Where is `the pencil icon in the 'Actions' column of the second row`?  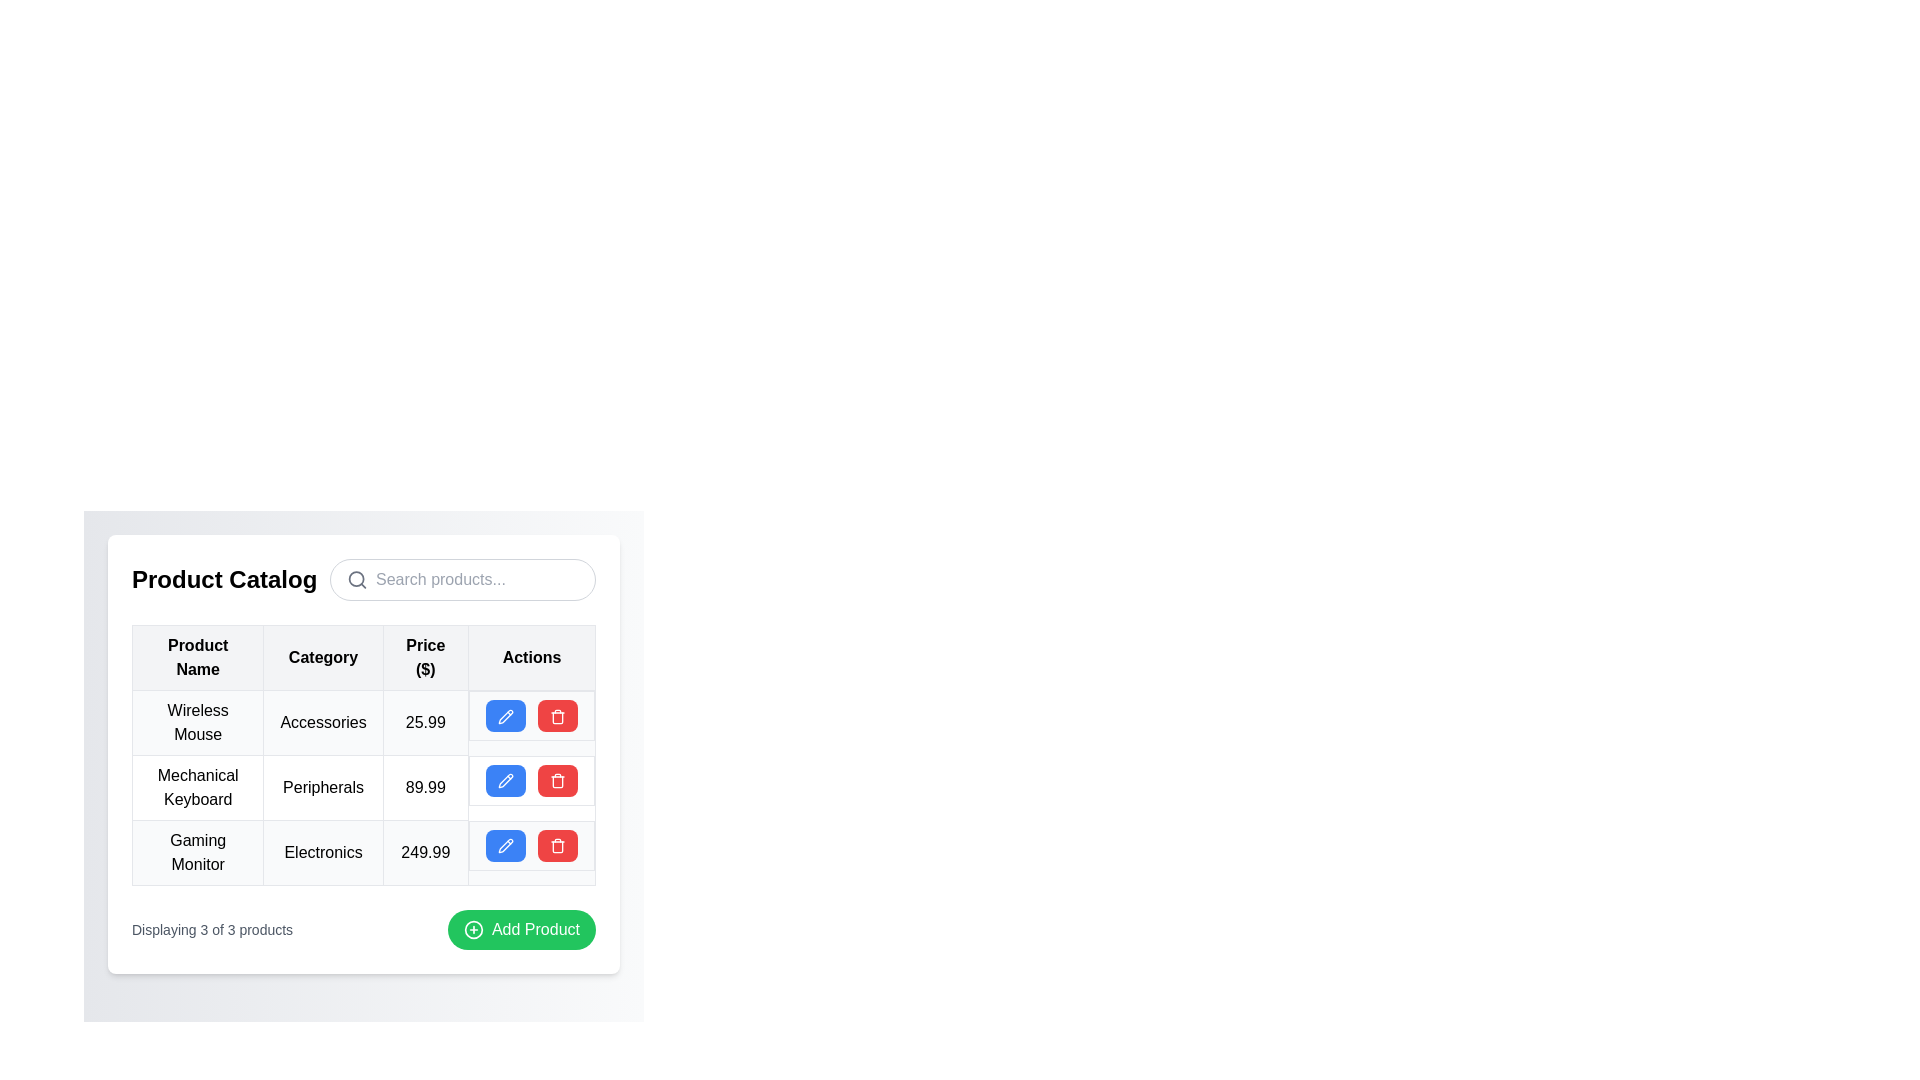
the pencil icon in the 'Actions' column of the second row is located at coordinates (505, 715).